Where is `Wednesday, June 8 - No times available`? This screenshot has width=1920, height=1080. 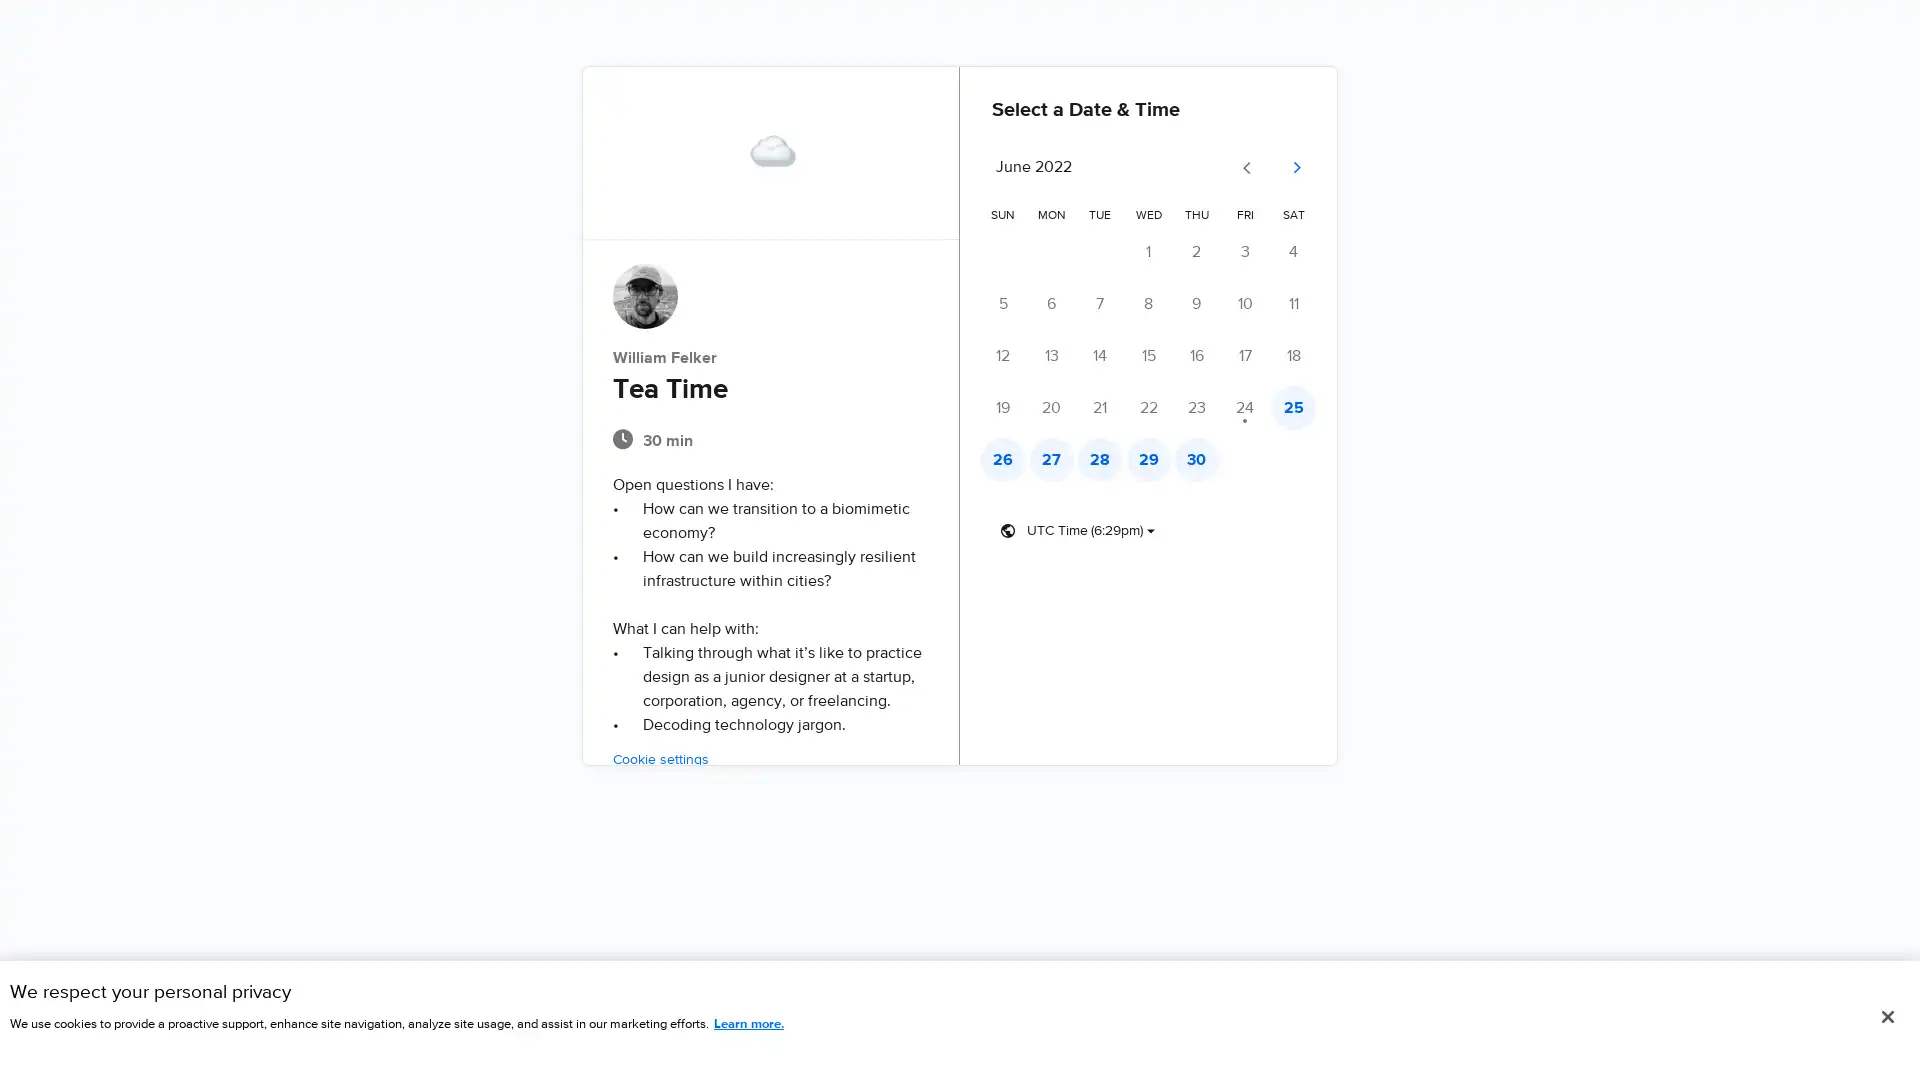 Wednesday, June 8 - No times available is located at coordinates (1158, 304).